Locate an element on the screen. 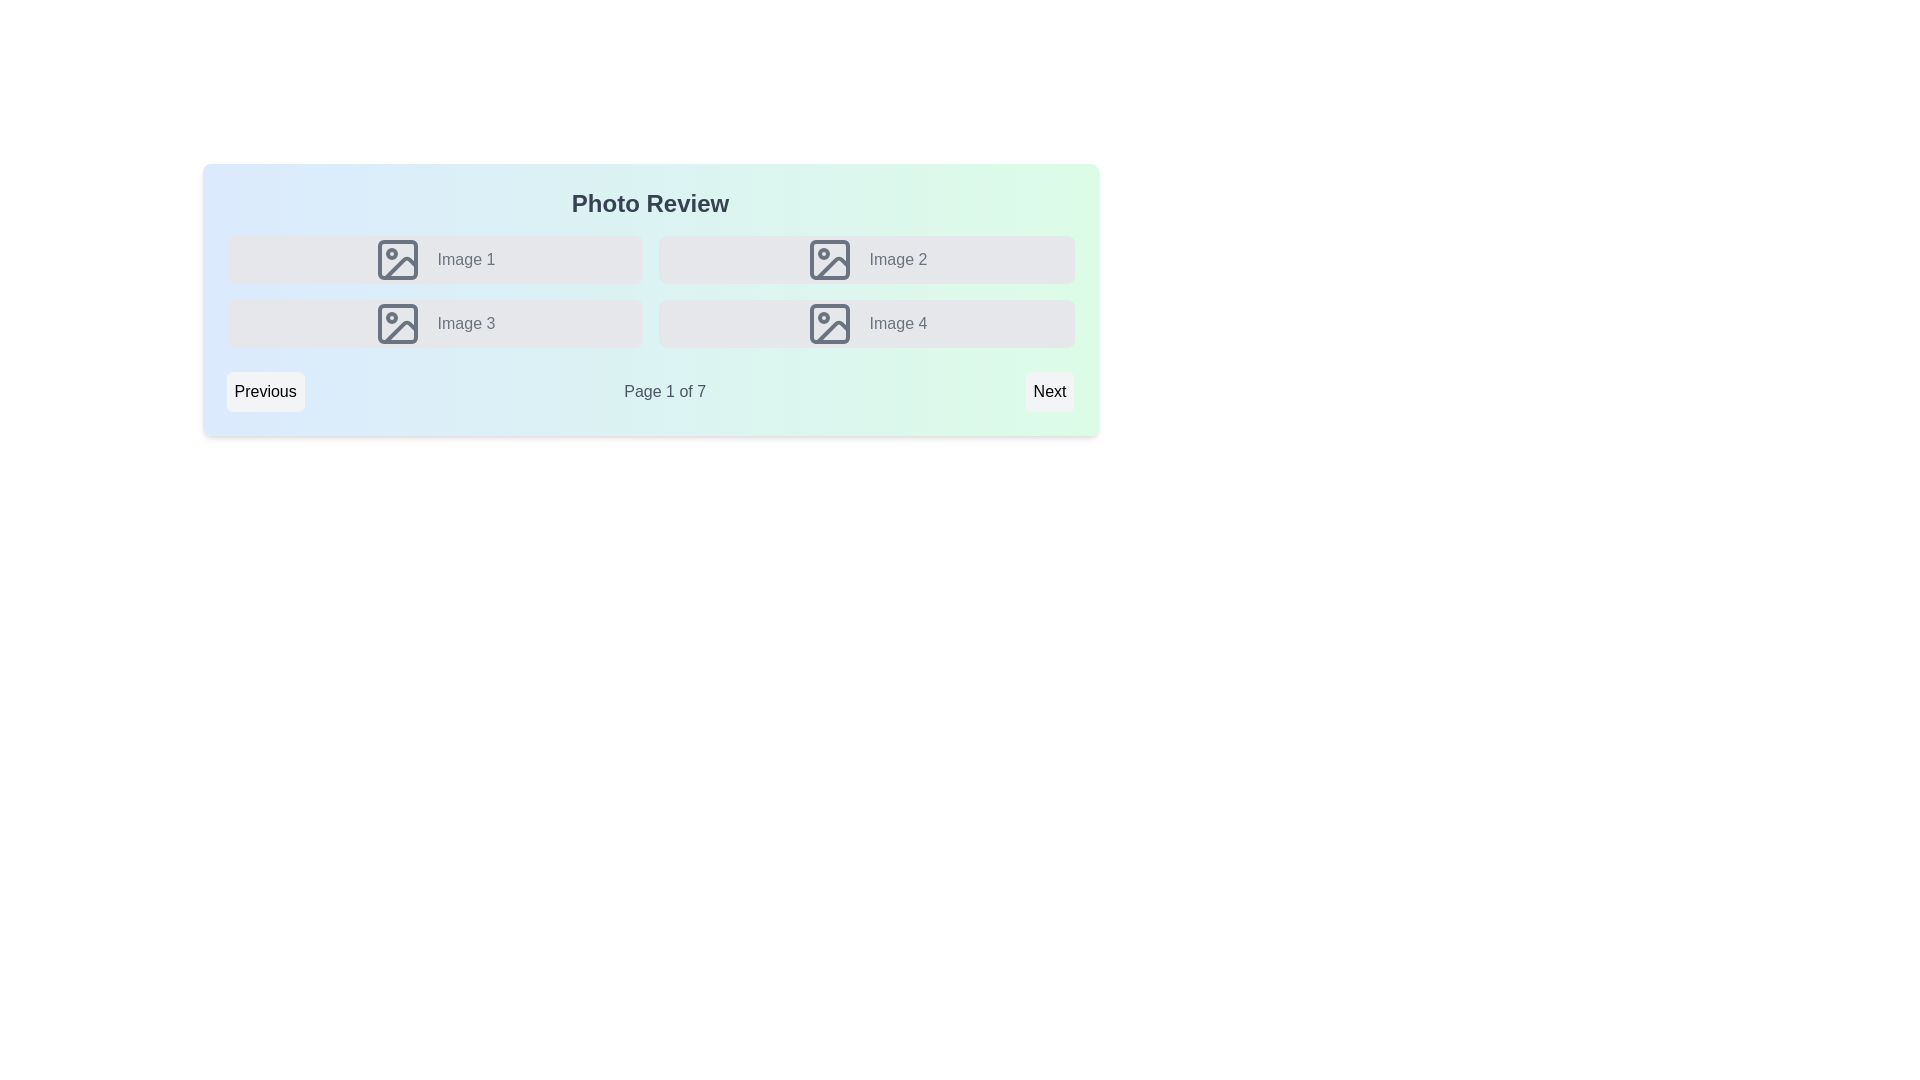  the icon styled to resemble an image placeholder in the bottom-right section of the 'Photo Review' interface, within the panel labeled 'Image 4' is located at coordinates (829, 323).